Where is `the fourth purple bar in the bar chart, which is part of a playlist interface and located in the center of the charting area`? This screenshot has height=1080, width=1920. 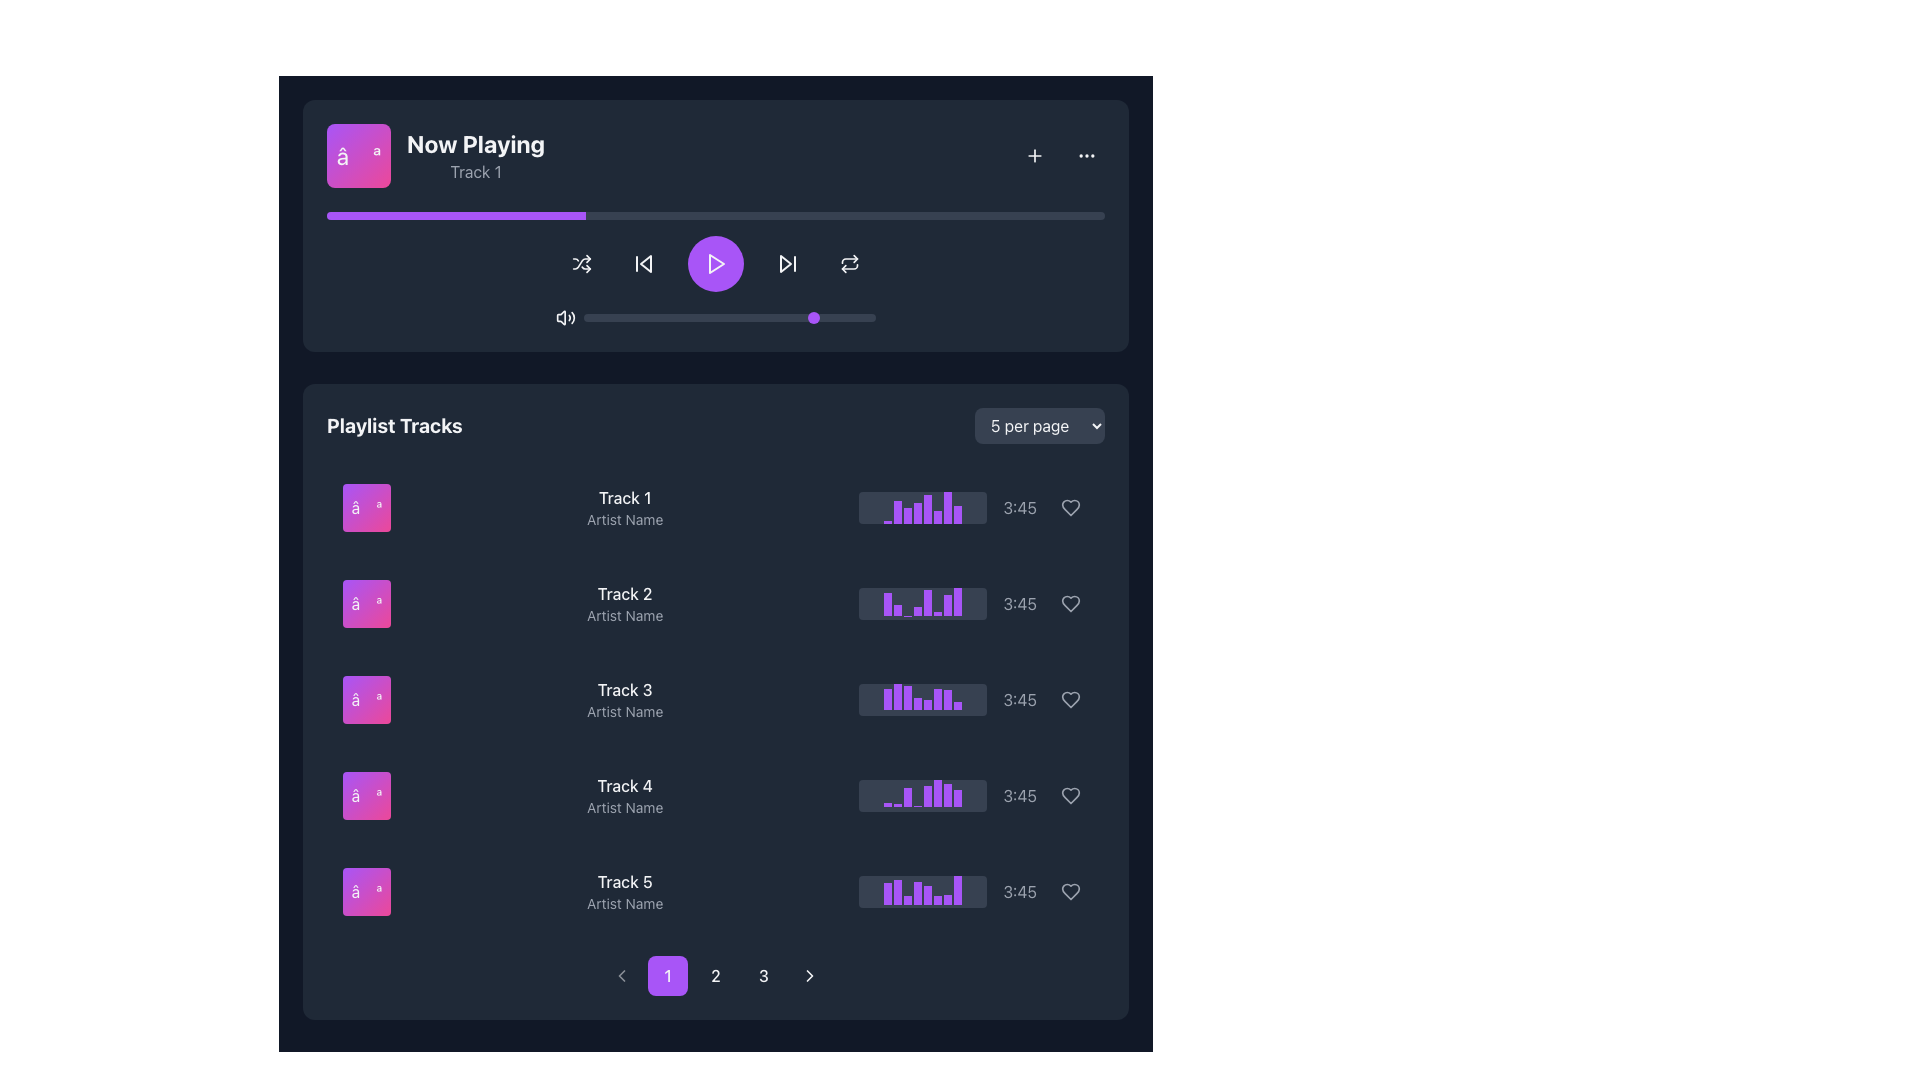
the fourth purple bar in the bar chart, which is part of a playlist interface and located in the center of the charting area is located at coordinates (917, 892).